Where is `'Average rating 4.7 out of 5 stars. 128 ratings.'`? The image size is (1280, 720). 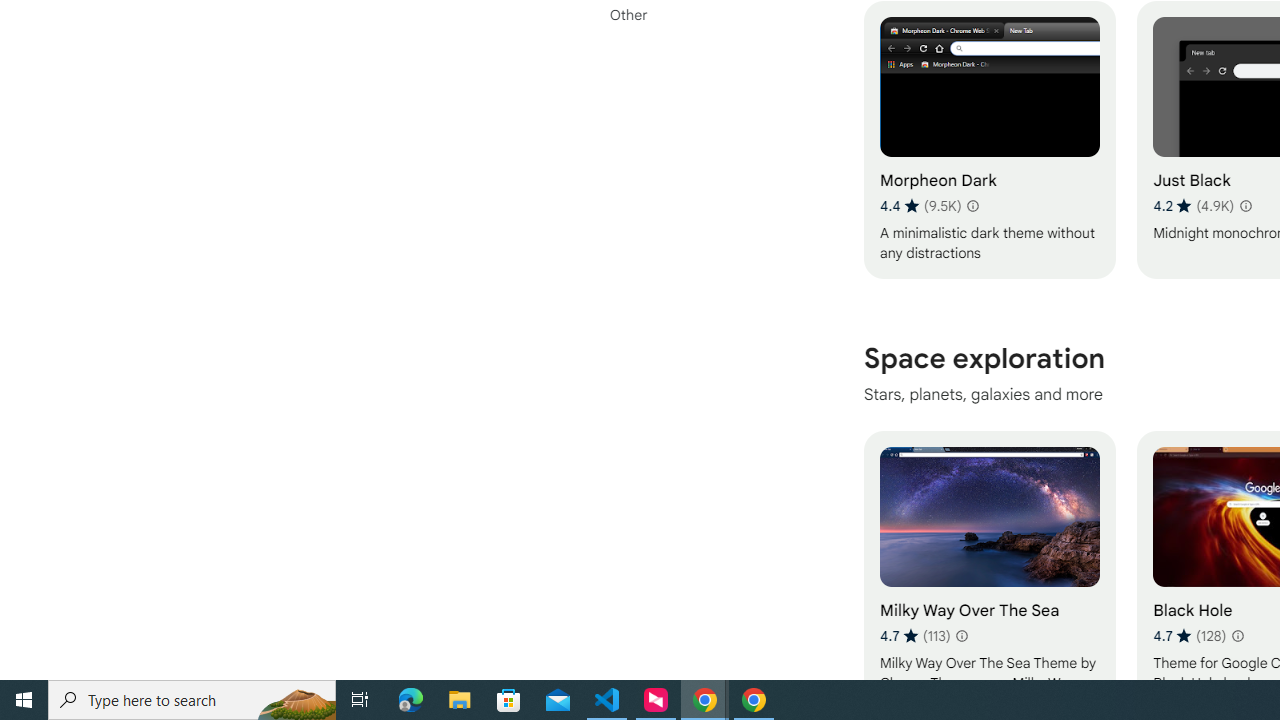 'Average rating 4.7 out of 5 stars. 128 ratings.' is located at coordinates (1189, 635).